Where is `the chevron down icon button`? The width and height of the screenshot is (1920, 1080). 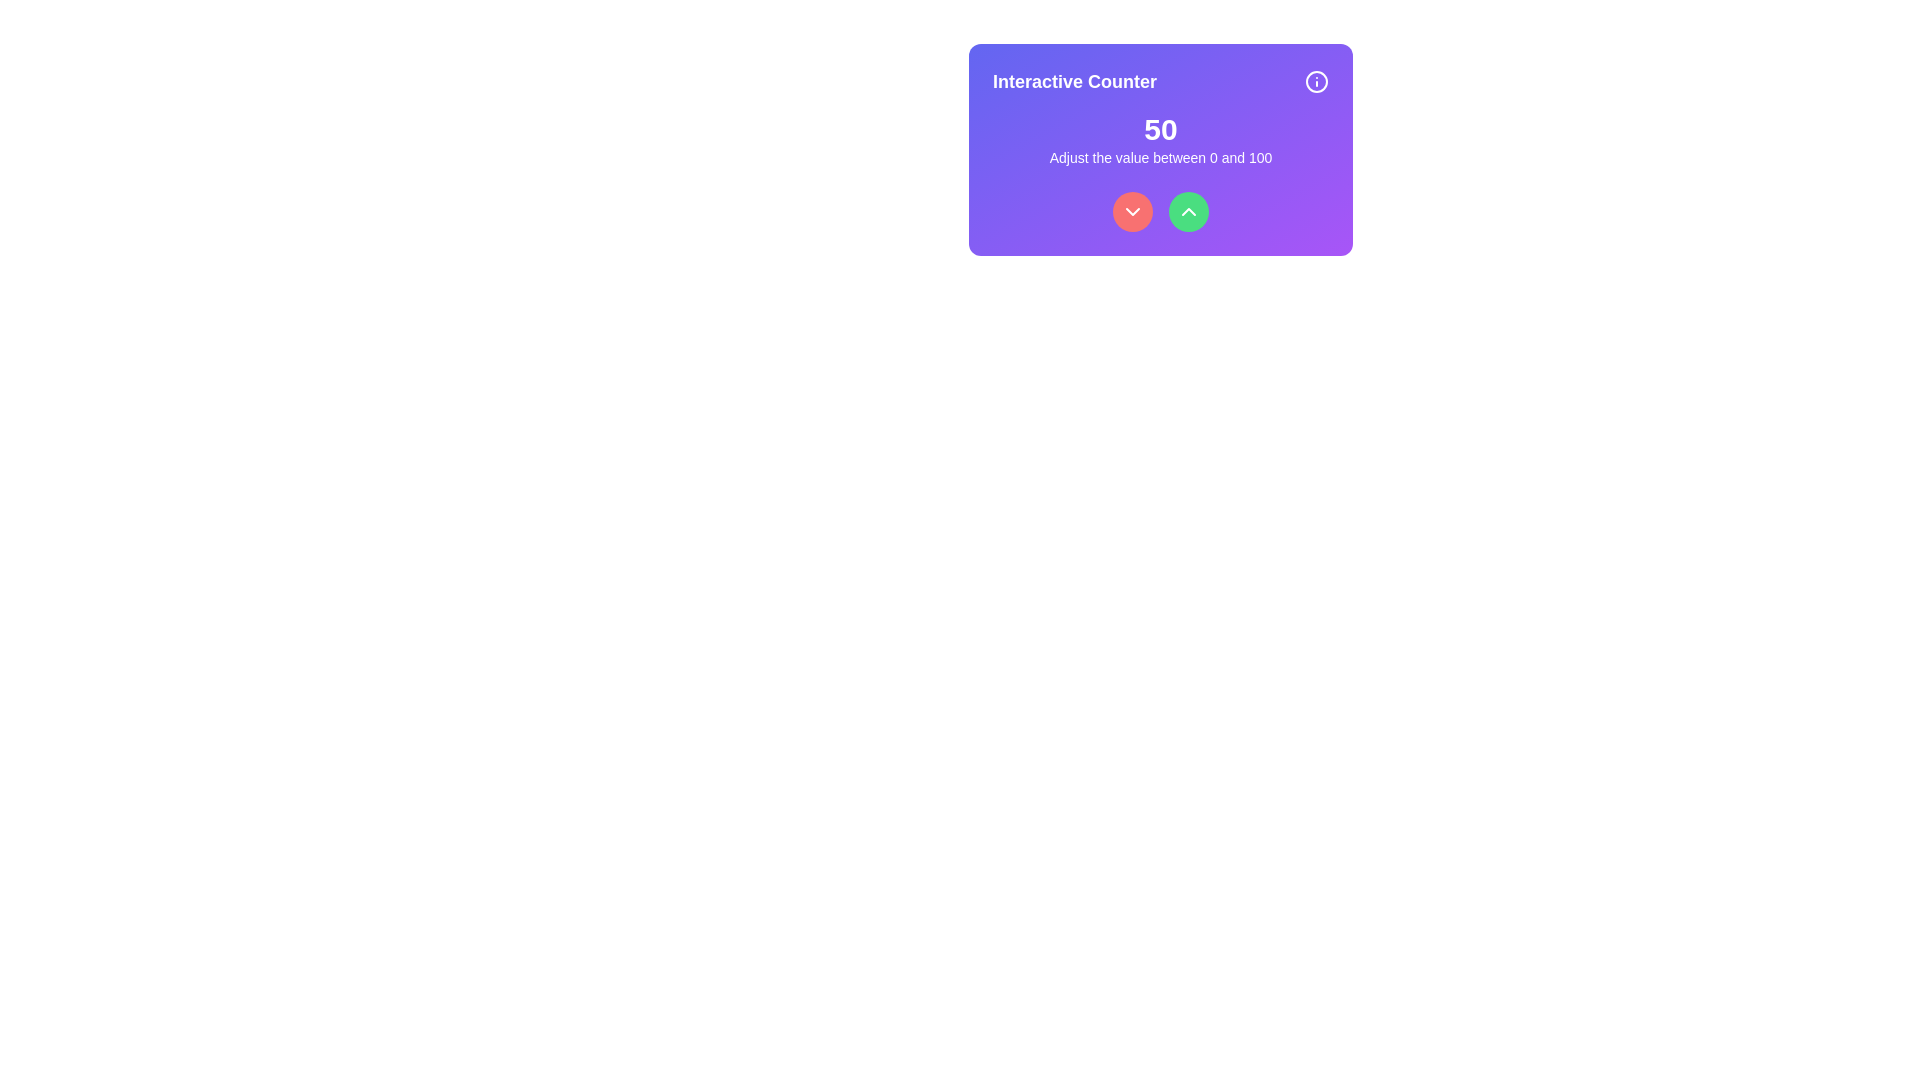
the chevron down icon button is located at coordinates (1132, 212).